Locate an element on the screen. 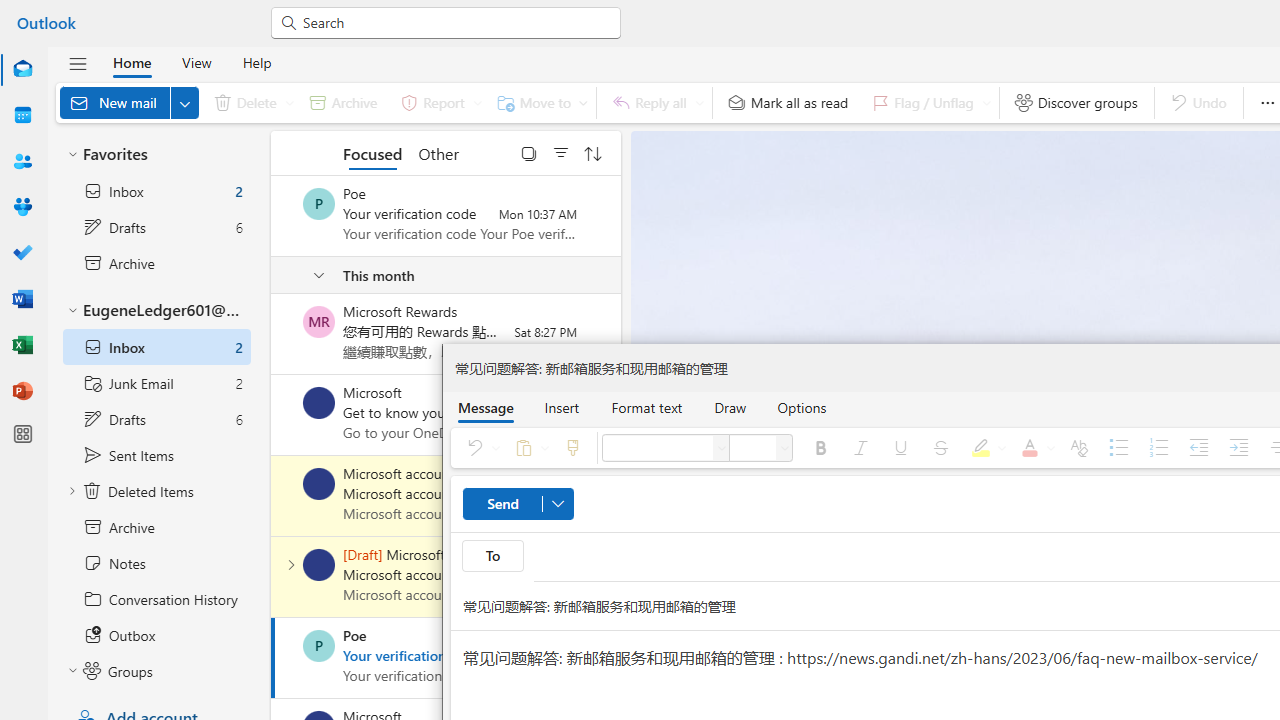 This screenshot has height=720, width=1280. 'Increase indent' is located at coordinates (1238, 446).